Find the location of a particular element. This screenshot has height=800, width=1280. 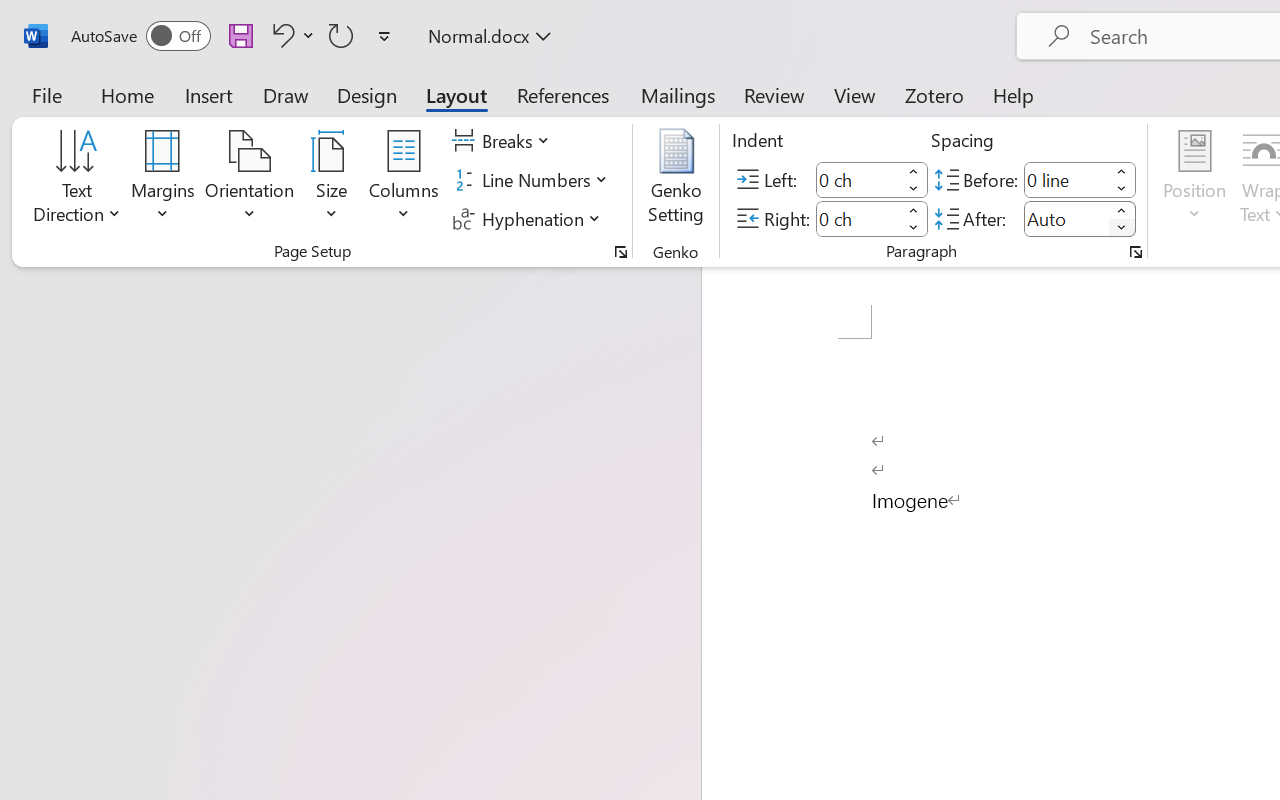

'Page Setup...' is located at coordinates (620, 251).